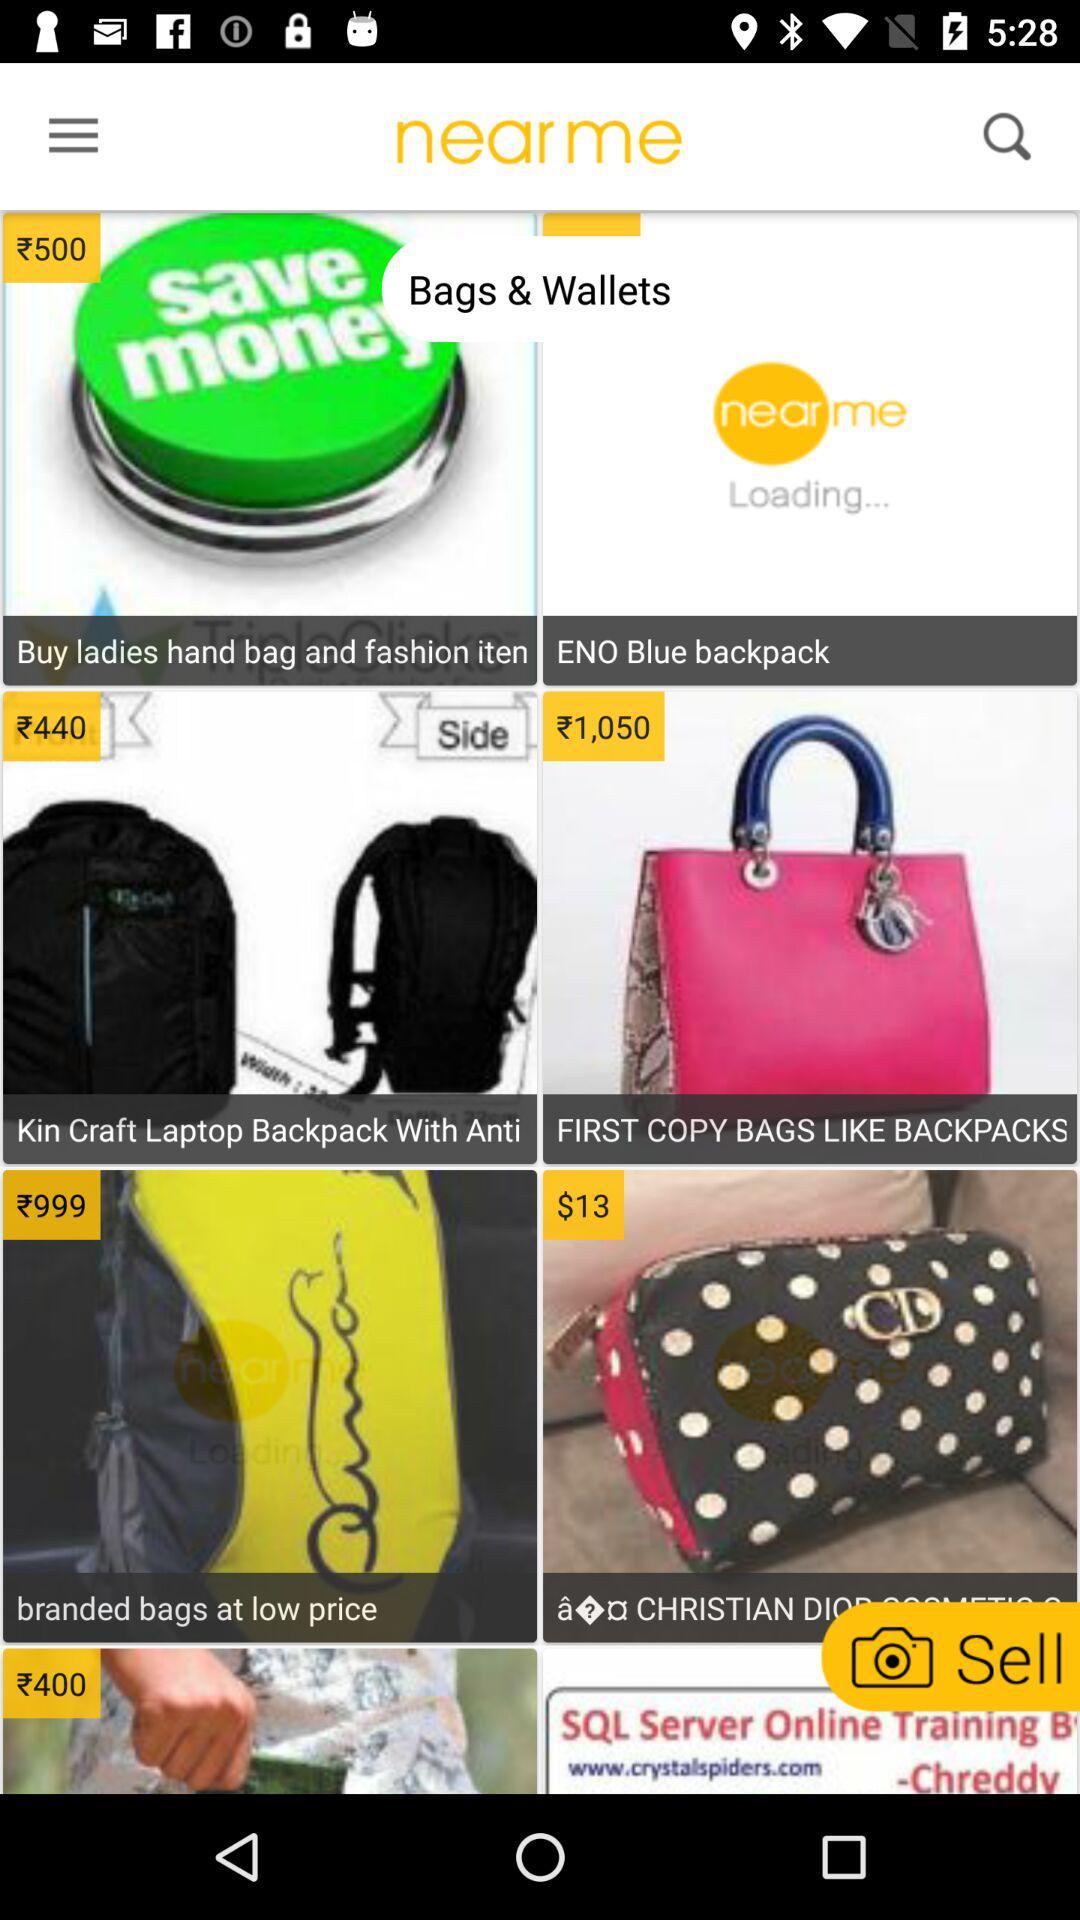  I want to click on product information, so click(808, 1433).